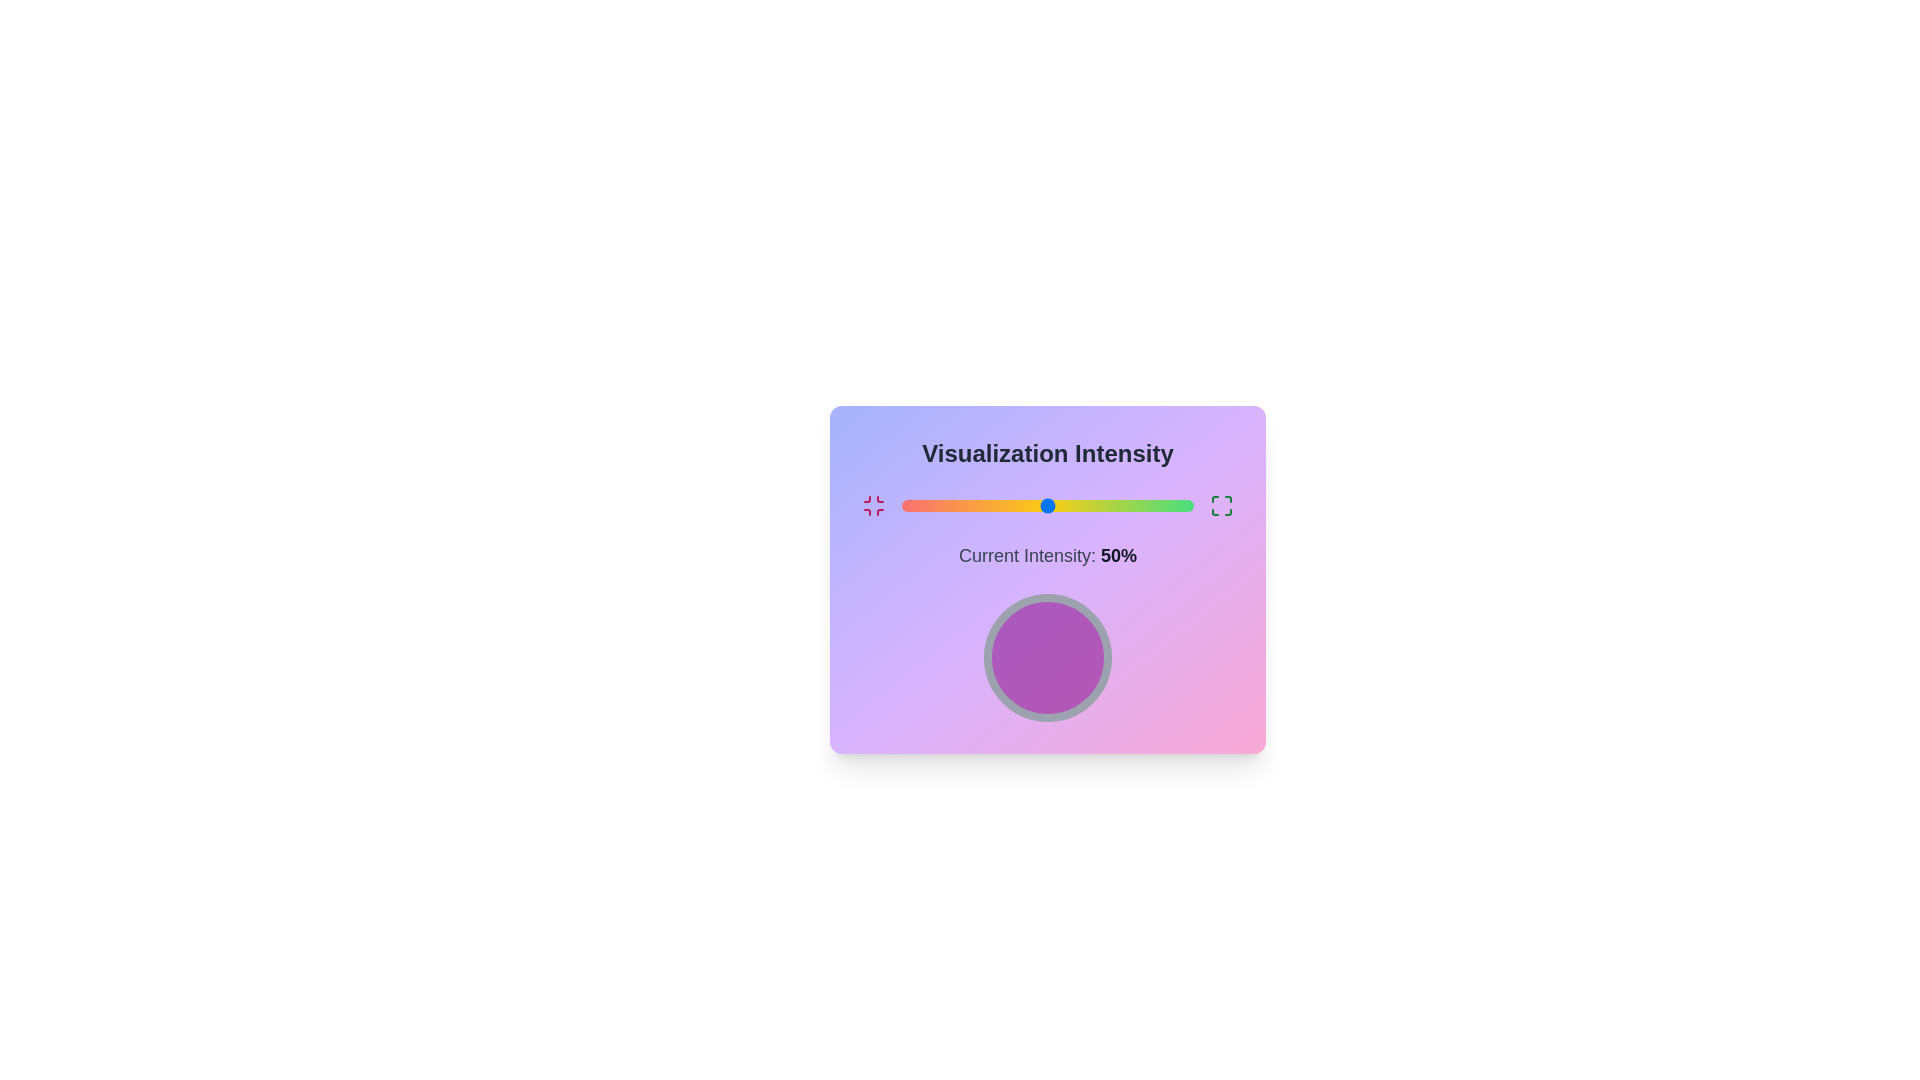 Image resolution: width=1920 pixels, height=1080 pixels. Describe the element at coordinates (1156, 504) in the screenshot. I see `the slider to set the intensity to 87%` at that location.